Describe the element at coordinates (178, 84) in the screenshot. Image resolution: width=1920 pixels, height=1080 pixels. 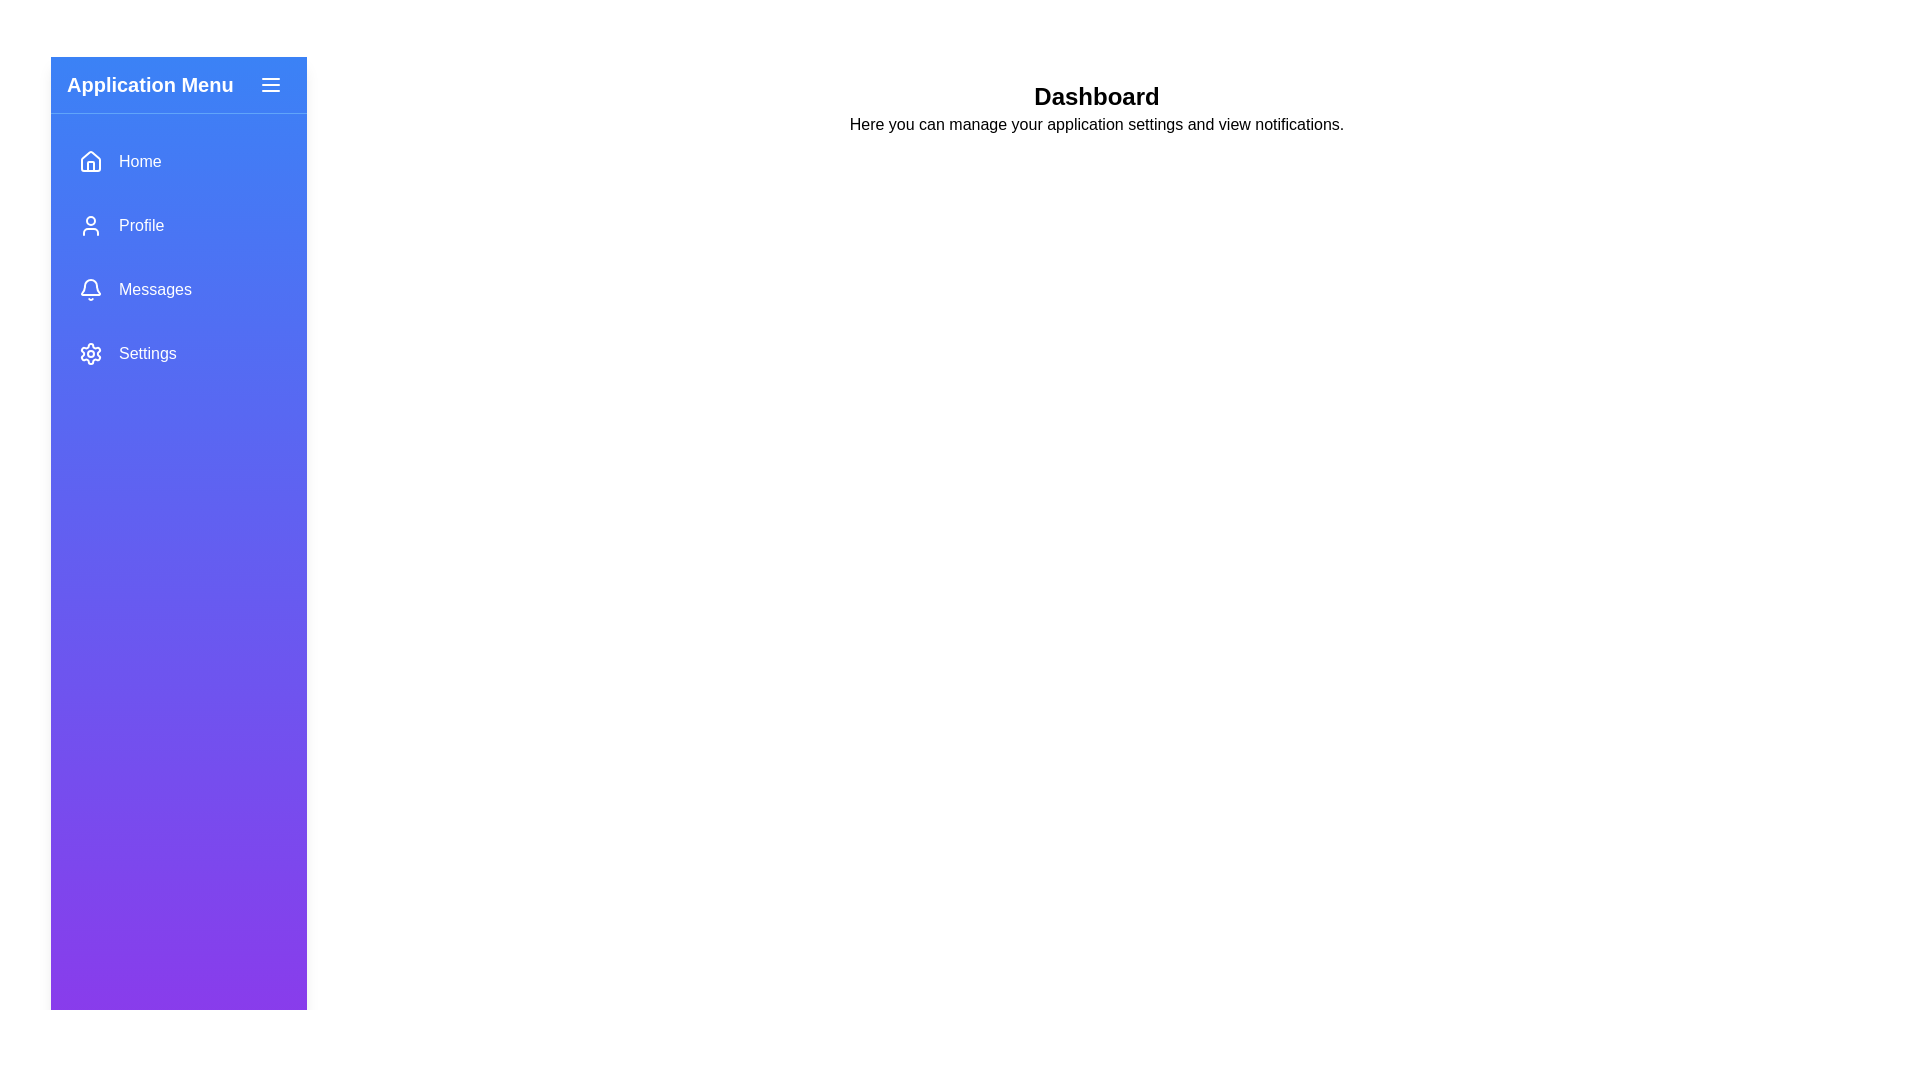
I see `the 'Application Menu' header element, which features bold white text on a gradient blue background` at that location.